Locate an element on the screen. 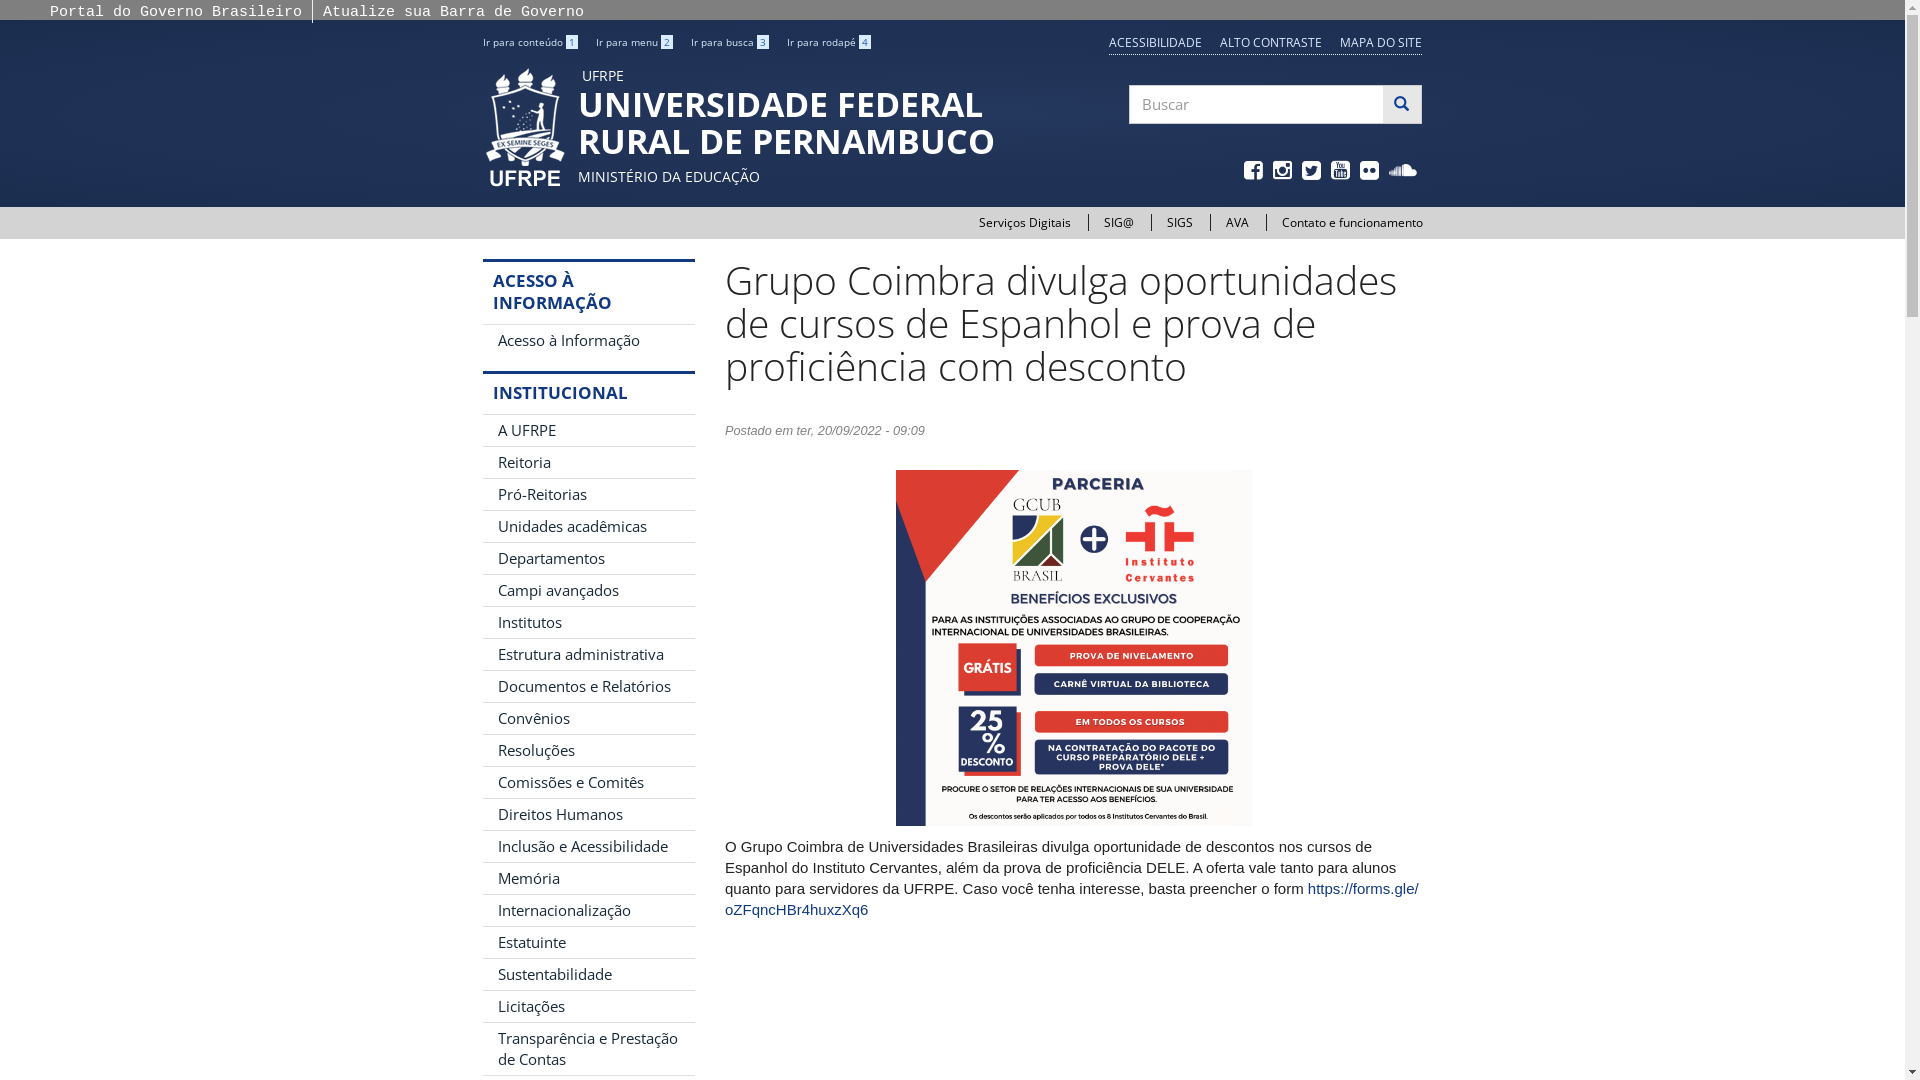 This screenshot has width=1920, height=1080. 'Estatuinte' is located at coordinates (587, 942).